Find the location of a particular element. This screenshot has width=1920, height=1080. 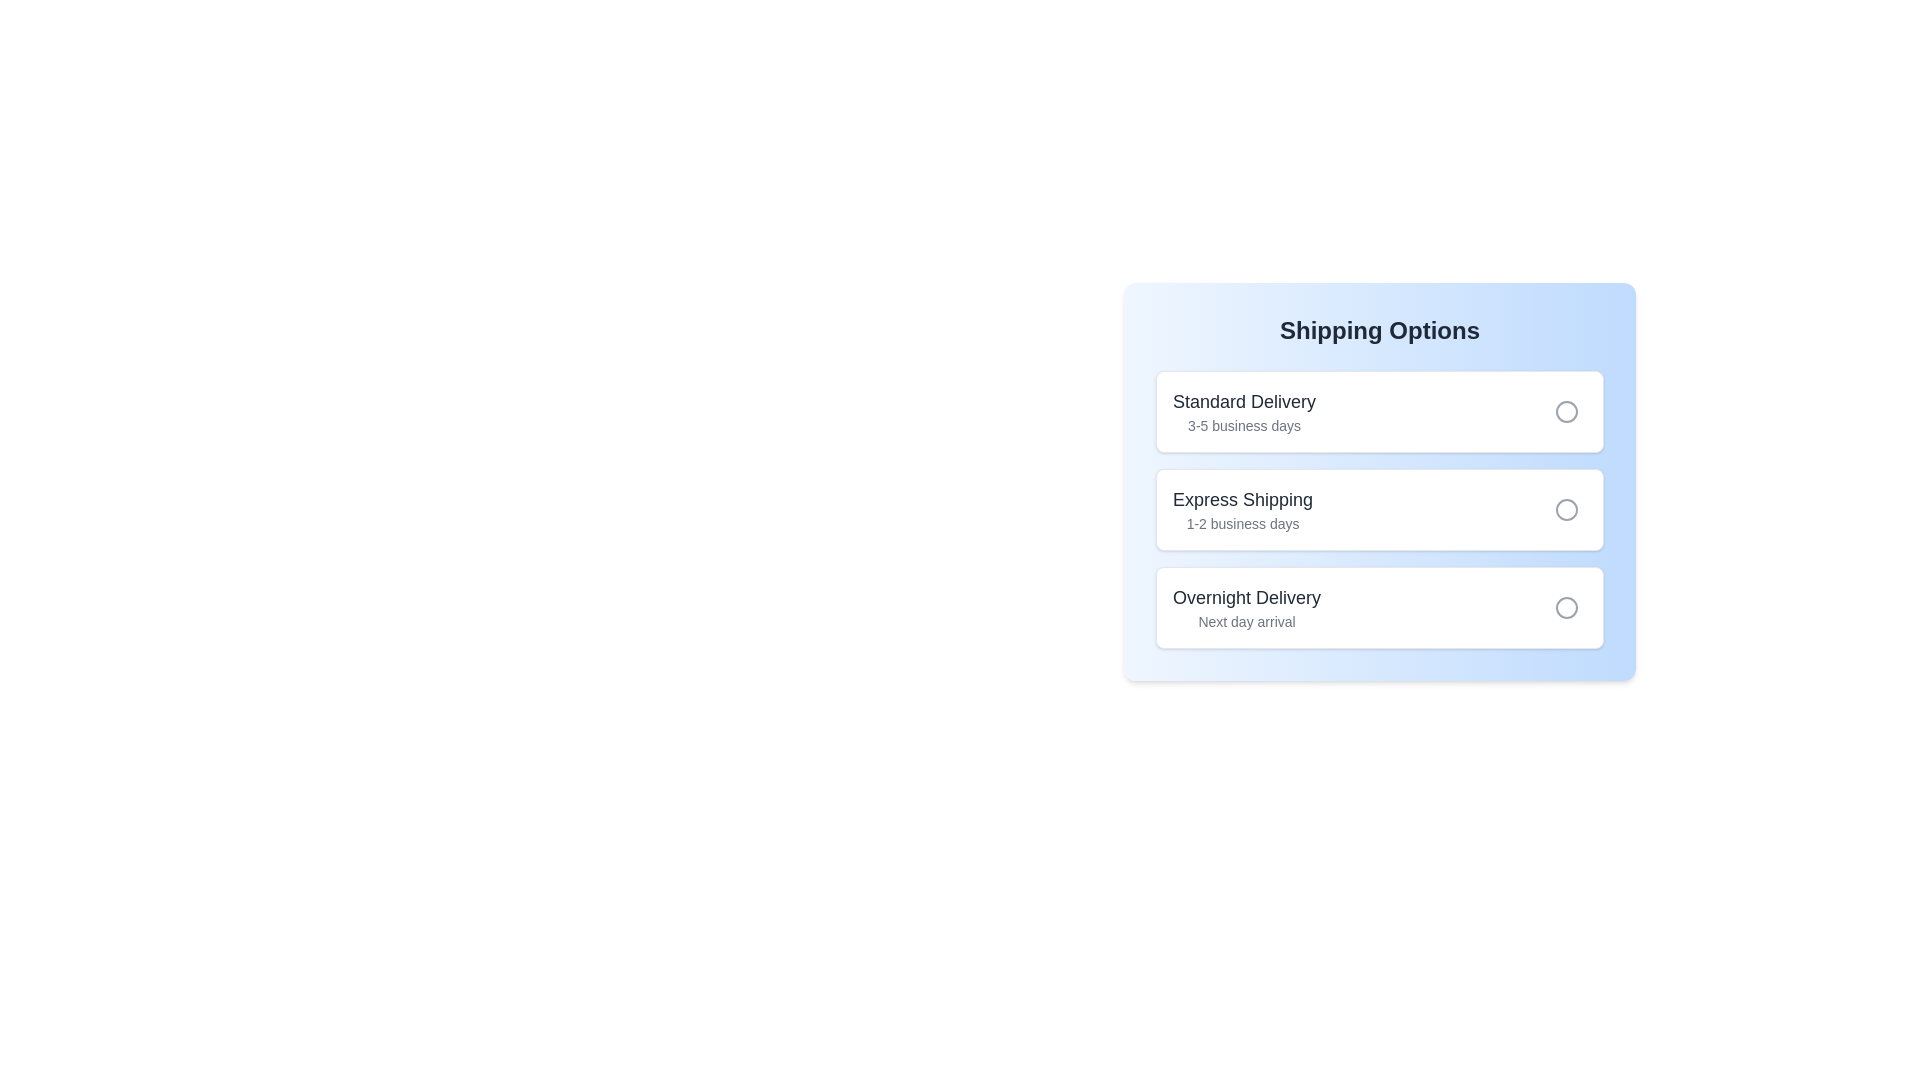

the 'Express Shipping' text label to emphasize the selection option is located at coordinates (1242, 508).